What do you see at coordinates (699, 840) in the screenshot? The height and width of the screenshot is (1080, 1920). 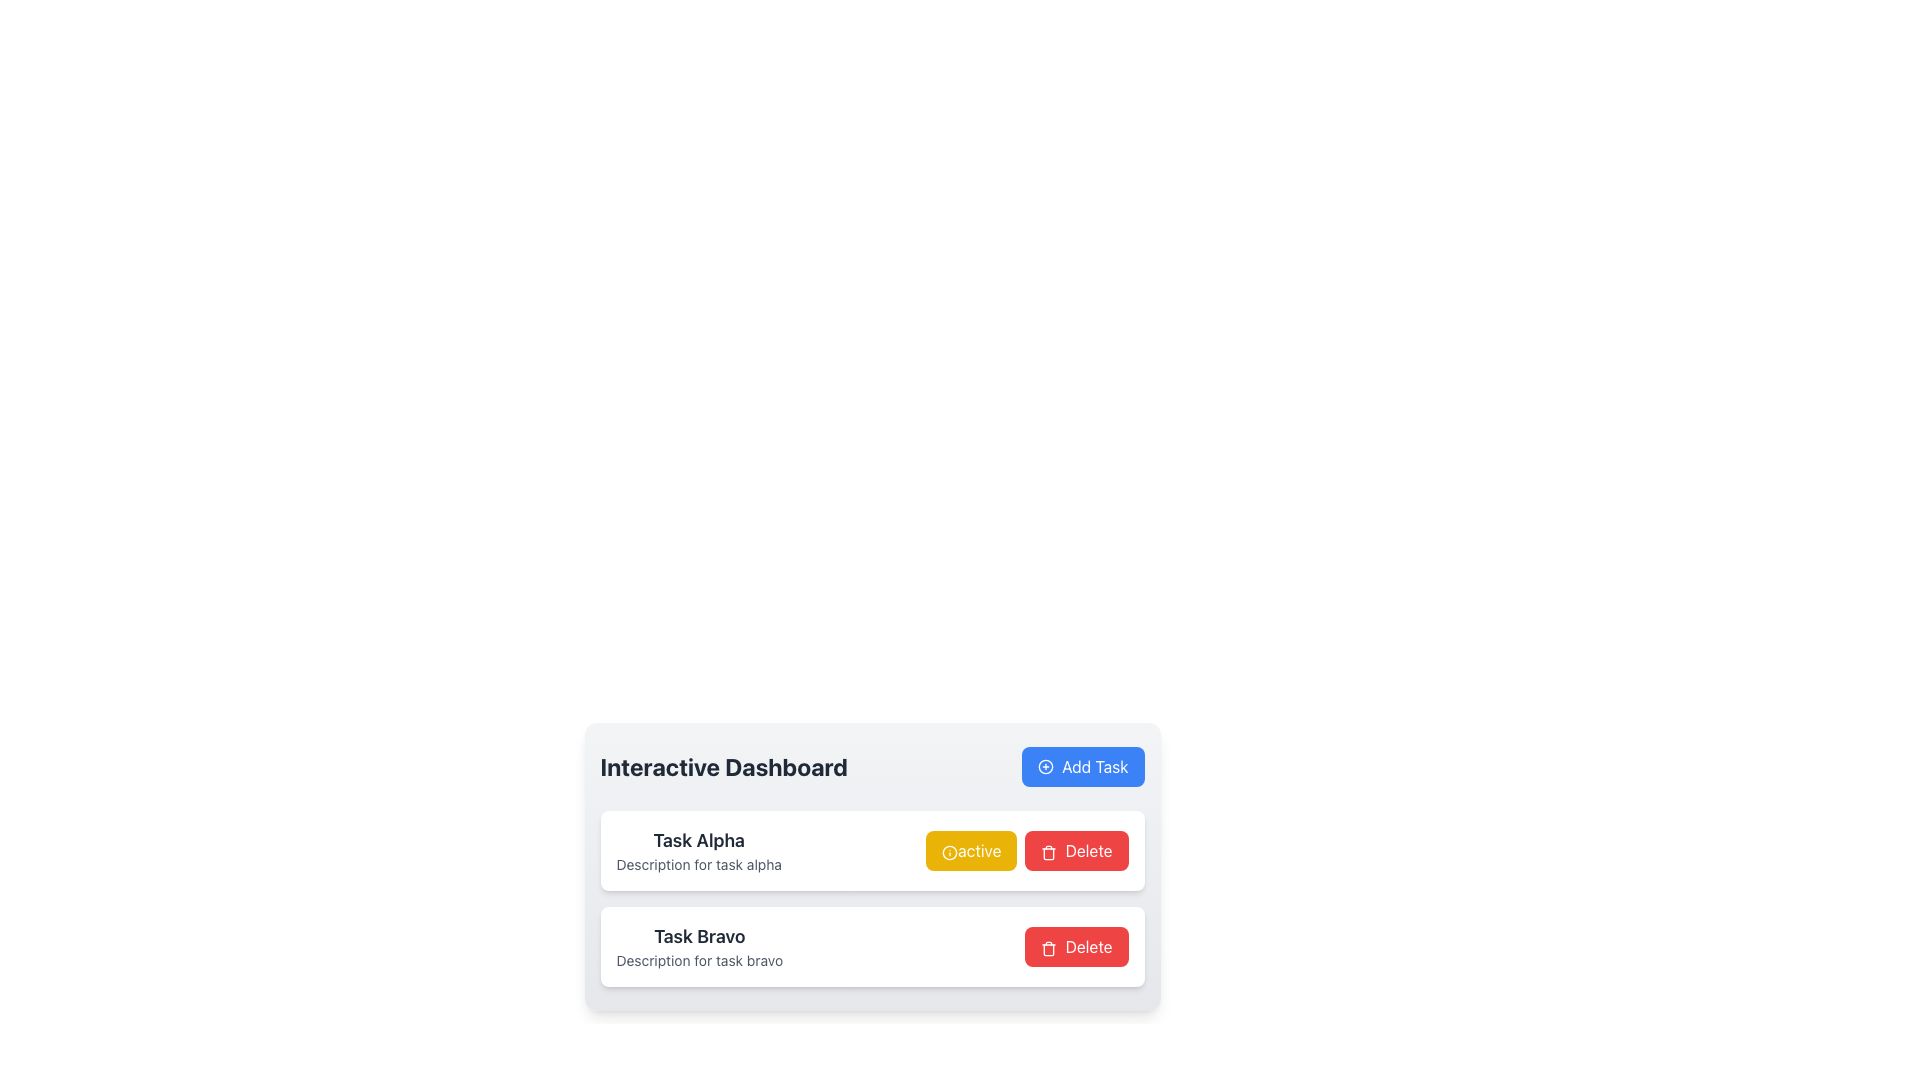 I see `text element displaying the title 'Task Alpha', which is a large, bold heading in dark gray color located at the top of the task-related cards` at bounding box center [699, 840].